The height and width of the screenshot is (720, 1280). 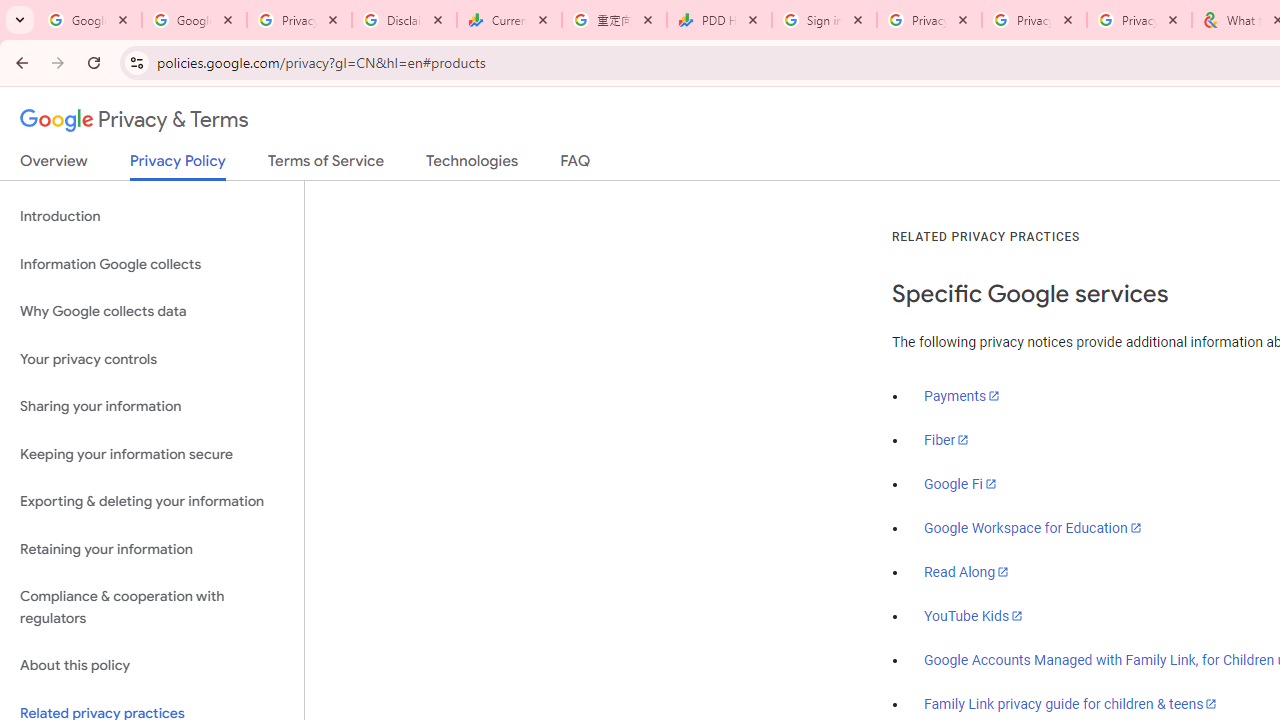 What do you see at coordinates (946, 439) in the screenshot?
I see `'Fiber'` at bounding box center [946, 439].